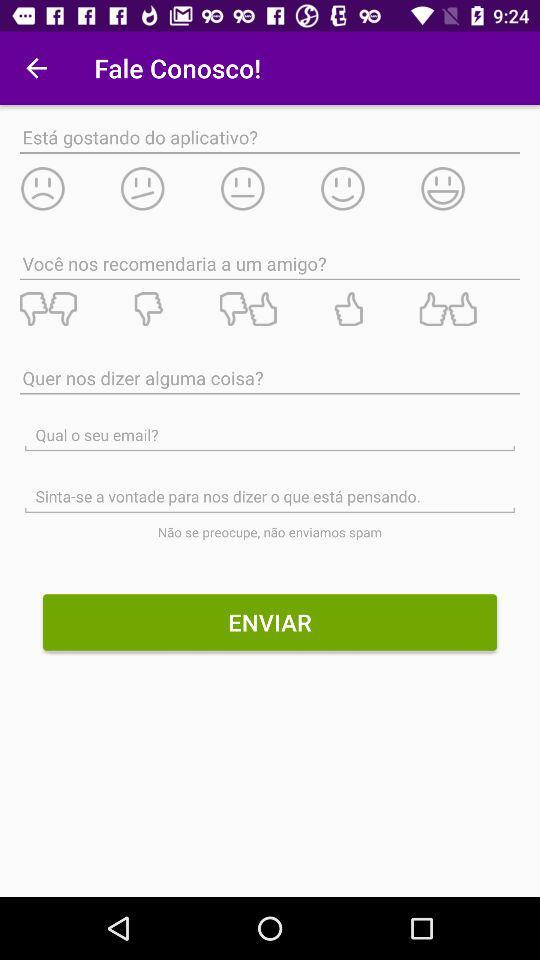 The image size is (540, 960). I want to click on emoticon for rate the app, so click(469, 188).